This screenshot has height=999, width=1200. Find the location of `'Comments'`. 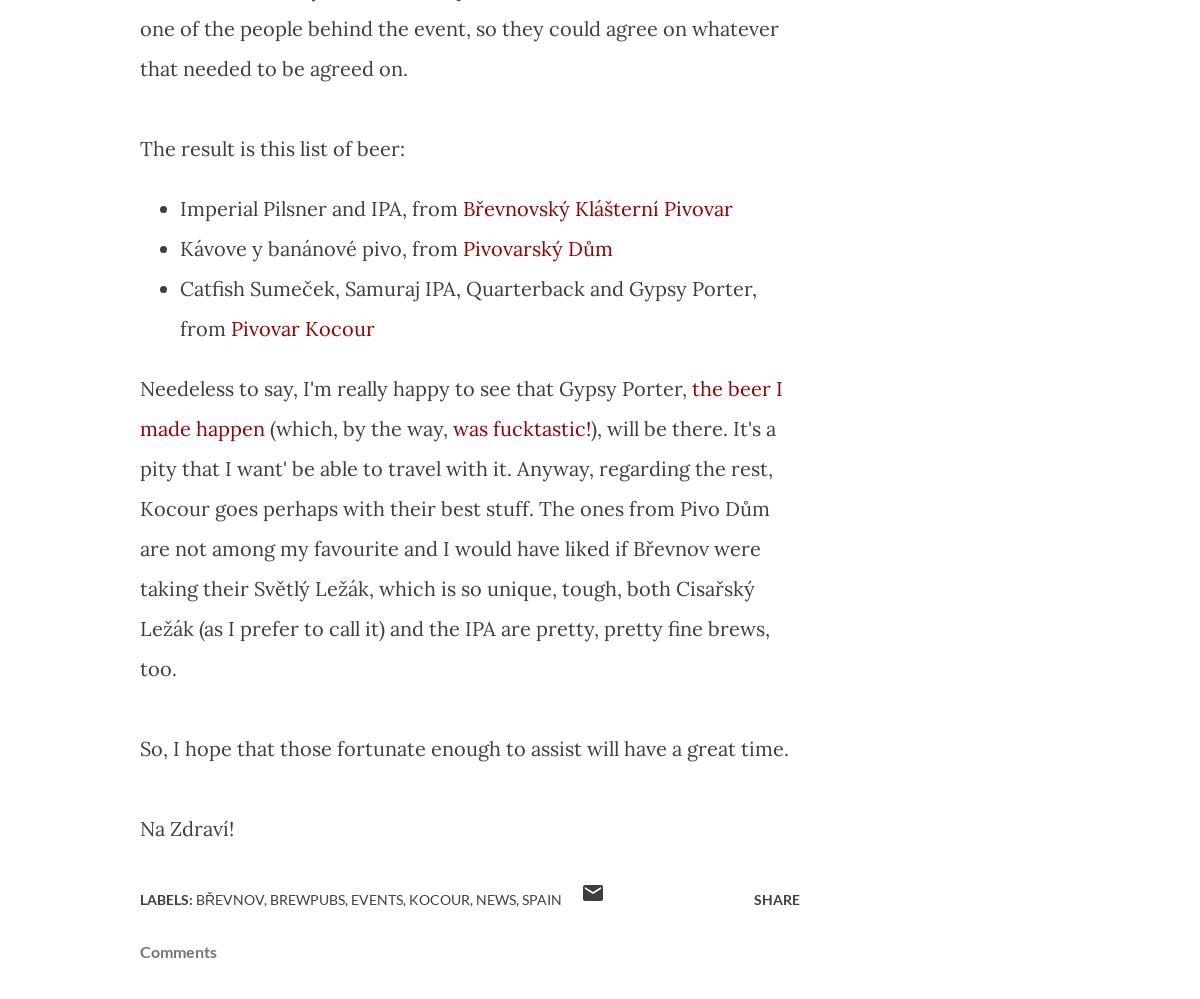

'Comments' is located at coordinates (177, 950).